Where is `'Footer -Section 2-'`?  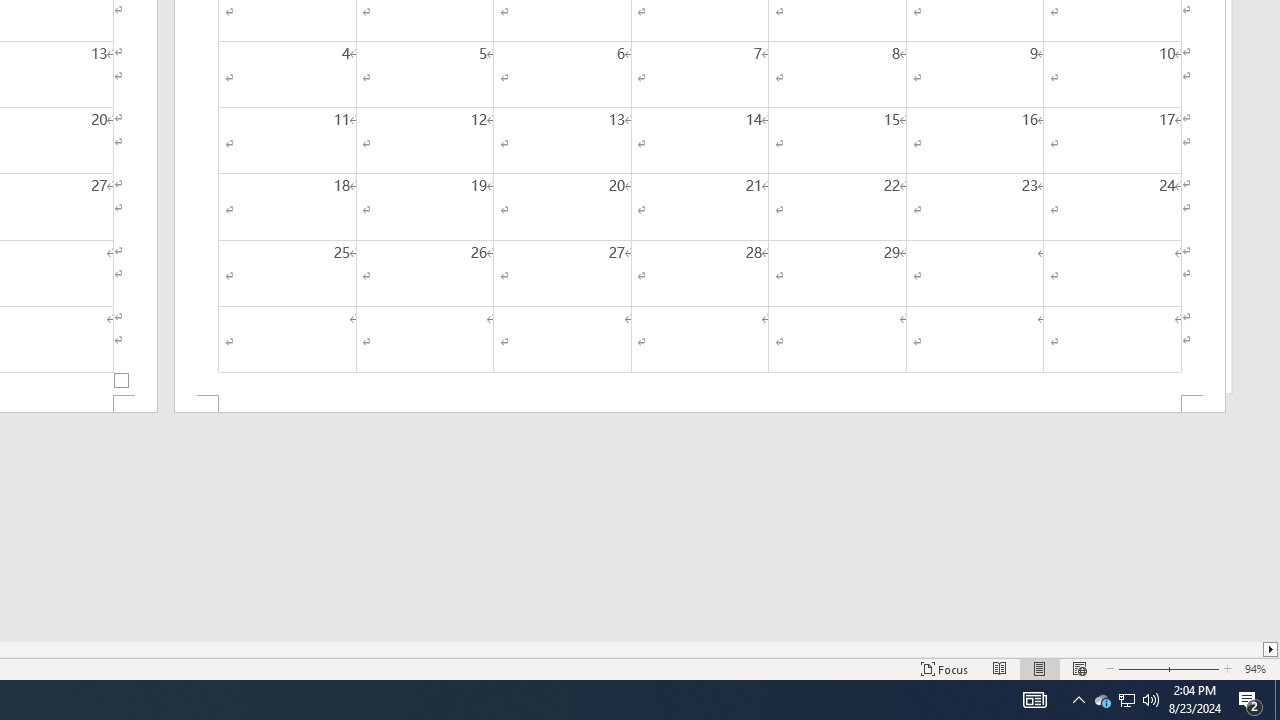 'Footer -Section 2-' is located at coordinates (700, 404).